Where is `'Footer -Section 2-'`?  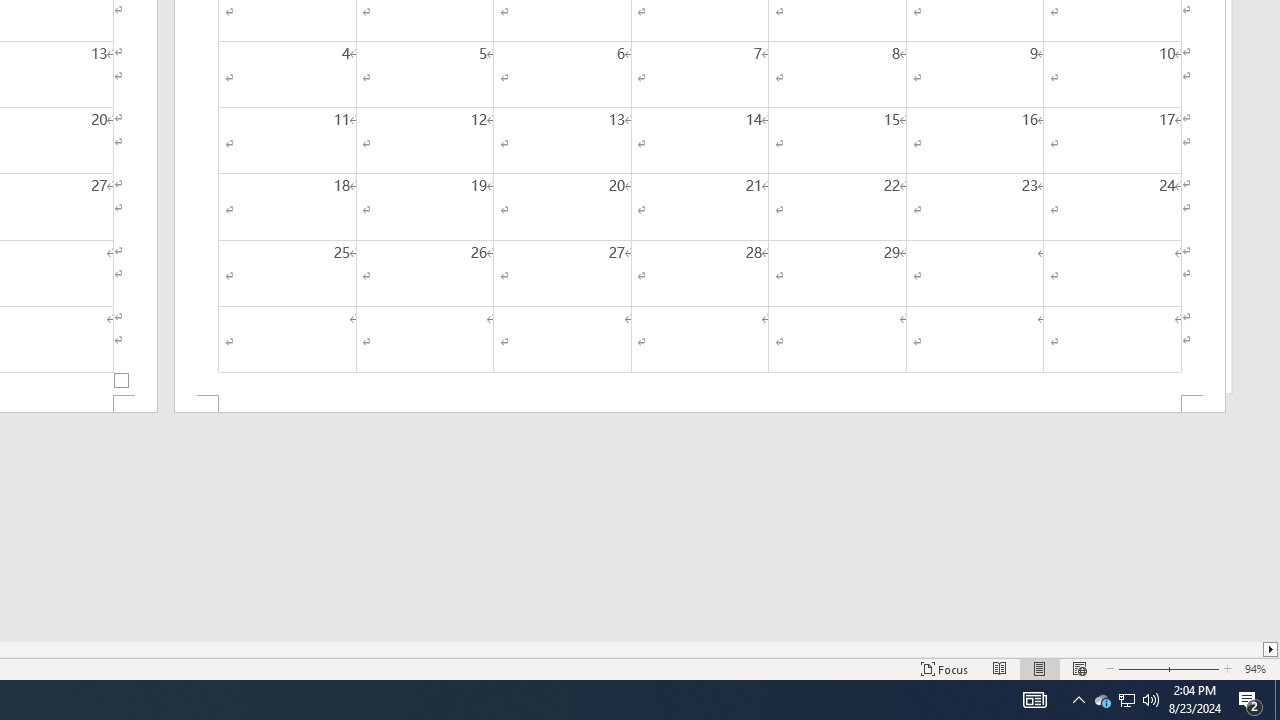 'Footer -Section 2-' is located at coordinates (700, 404).